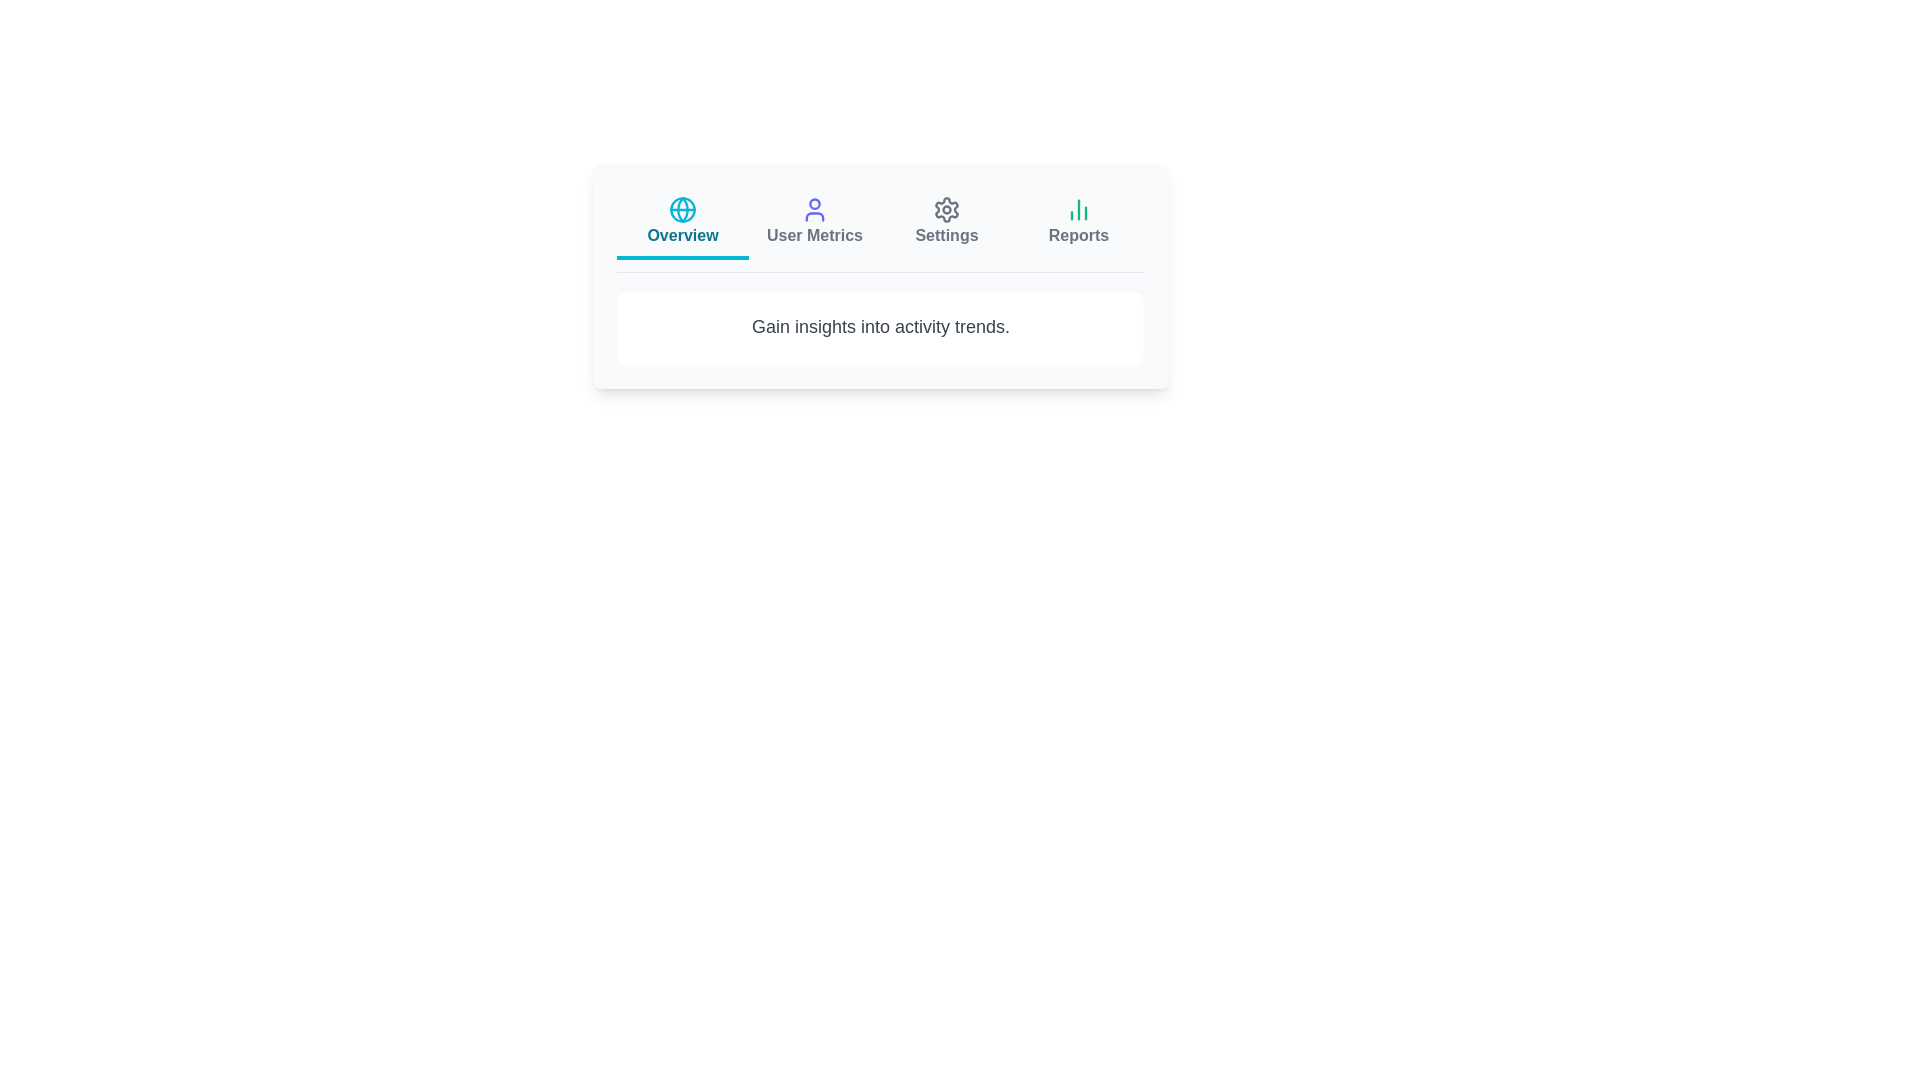 The height and width of the screenshot is (1080, 1920). I want to click on the icon of the tab labeled Reports, so click(1078, 209).